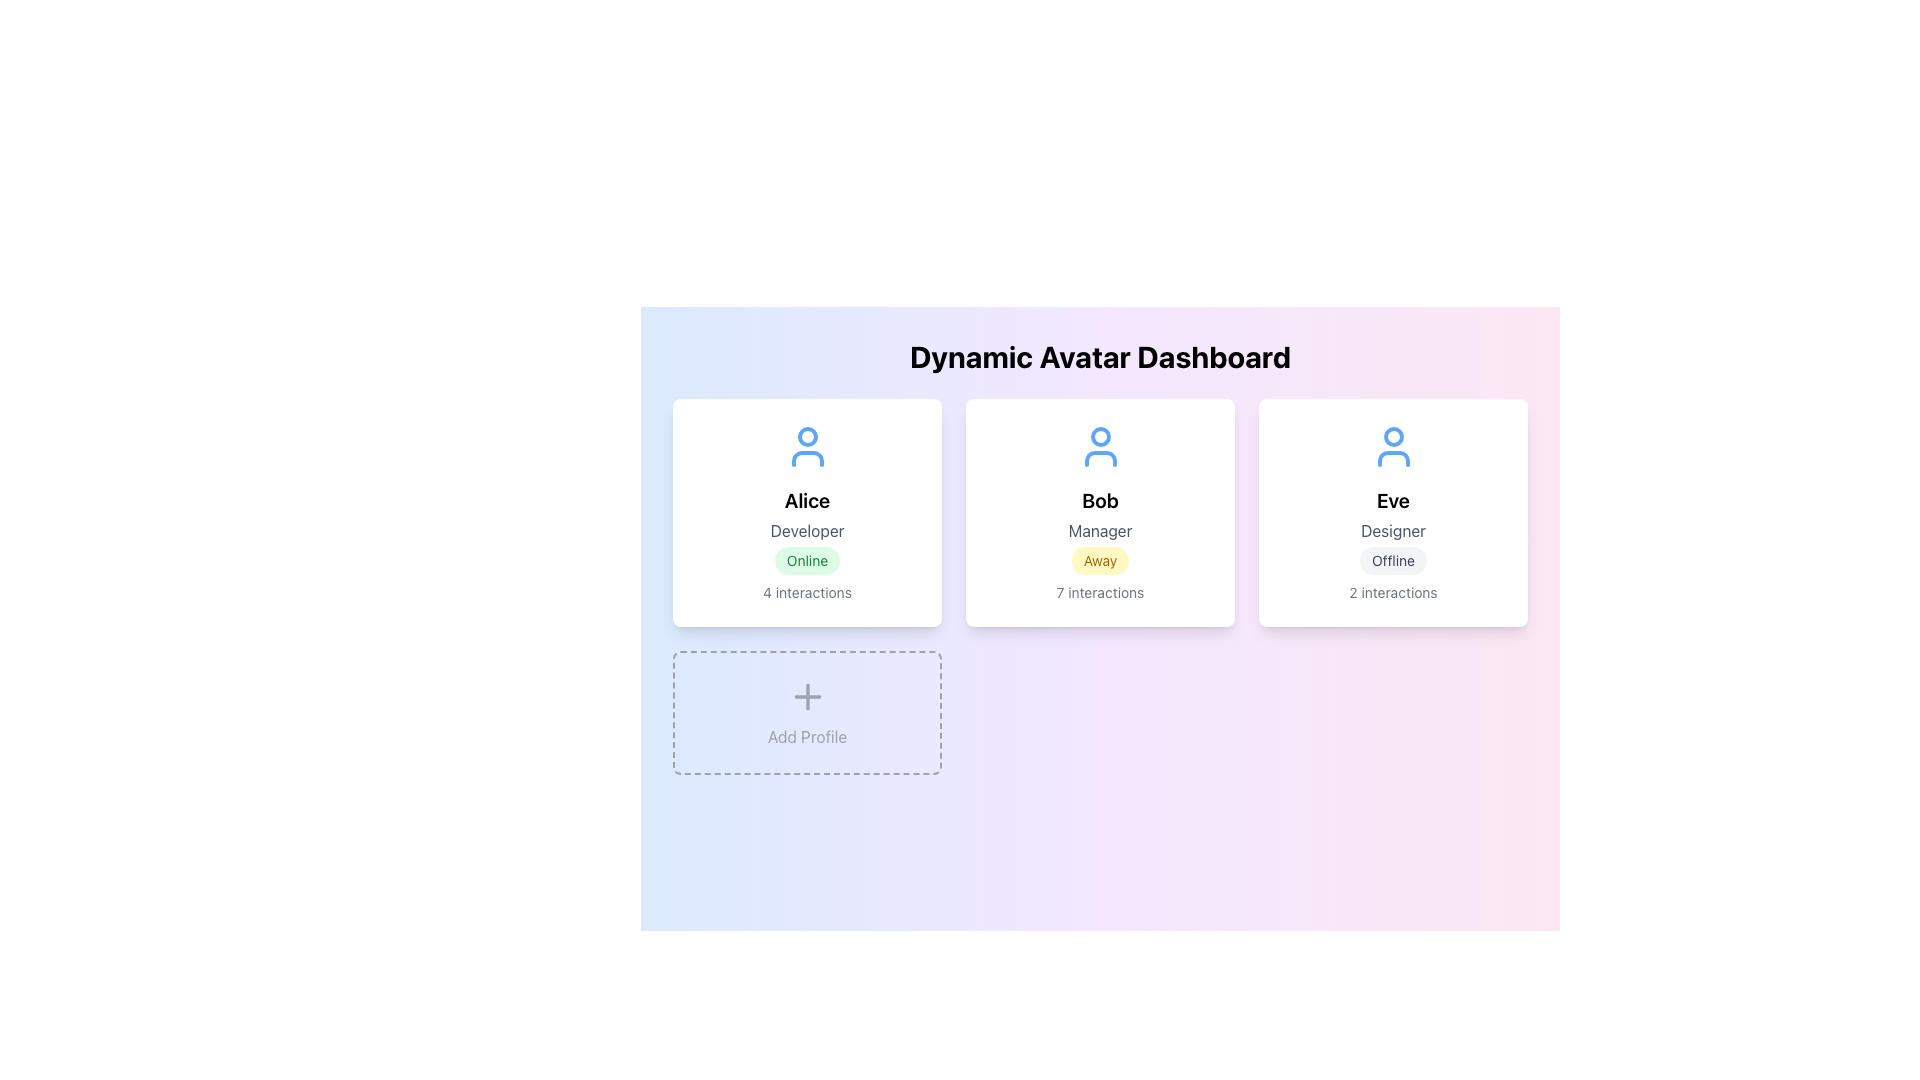 The image size is (1920, 1080). Describe the element at coordinates (1392, 530) in the screenshot. I see `the text label displaying 'Designer' located below the name 'Eve' within the user card layout` at that location.